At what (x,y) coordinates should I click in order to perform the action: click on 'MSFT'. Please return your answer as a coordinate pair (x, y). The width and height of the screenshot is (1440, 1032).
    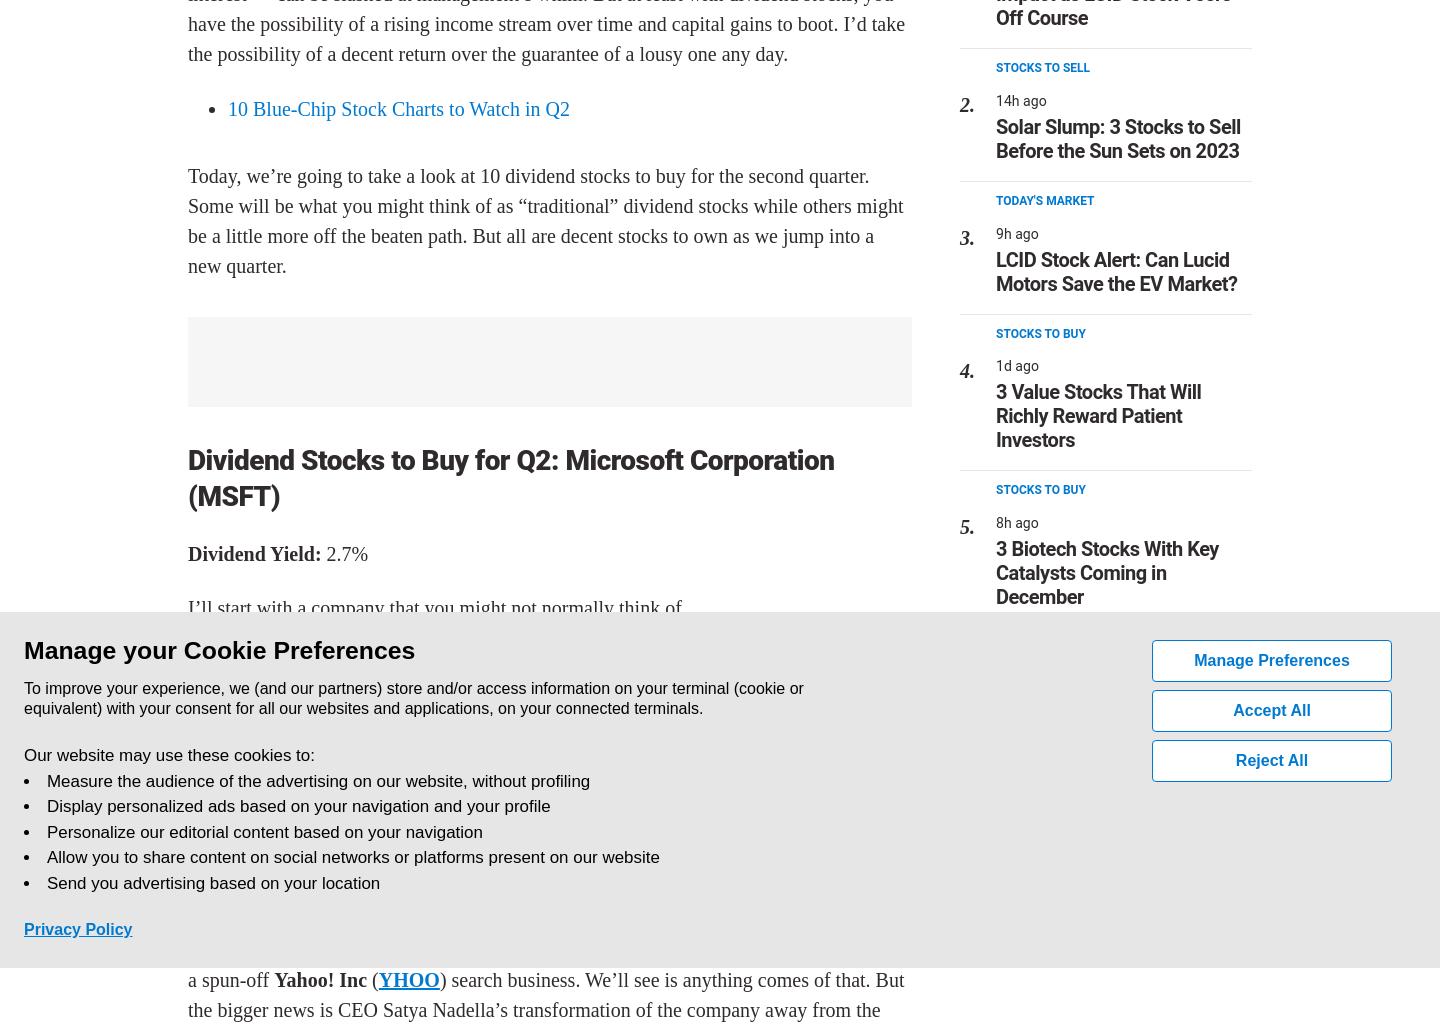
    Looking at the image, I should click on (573, 637).